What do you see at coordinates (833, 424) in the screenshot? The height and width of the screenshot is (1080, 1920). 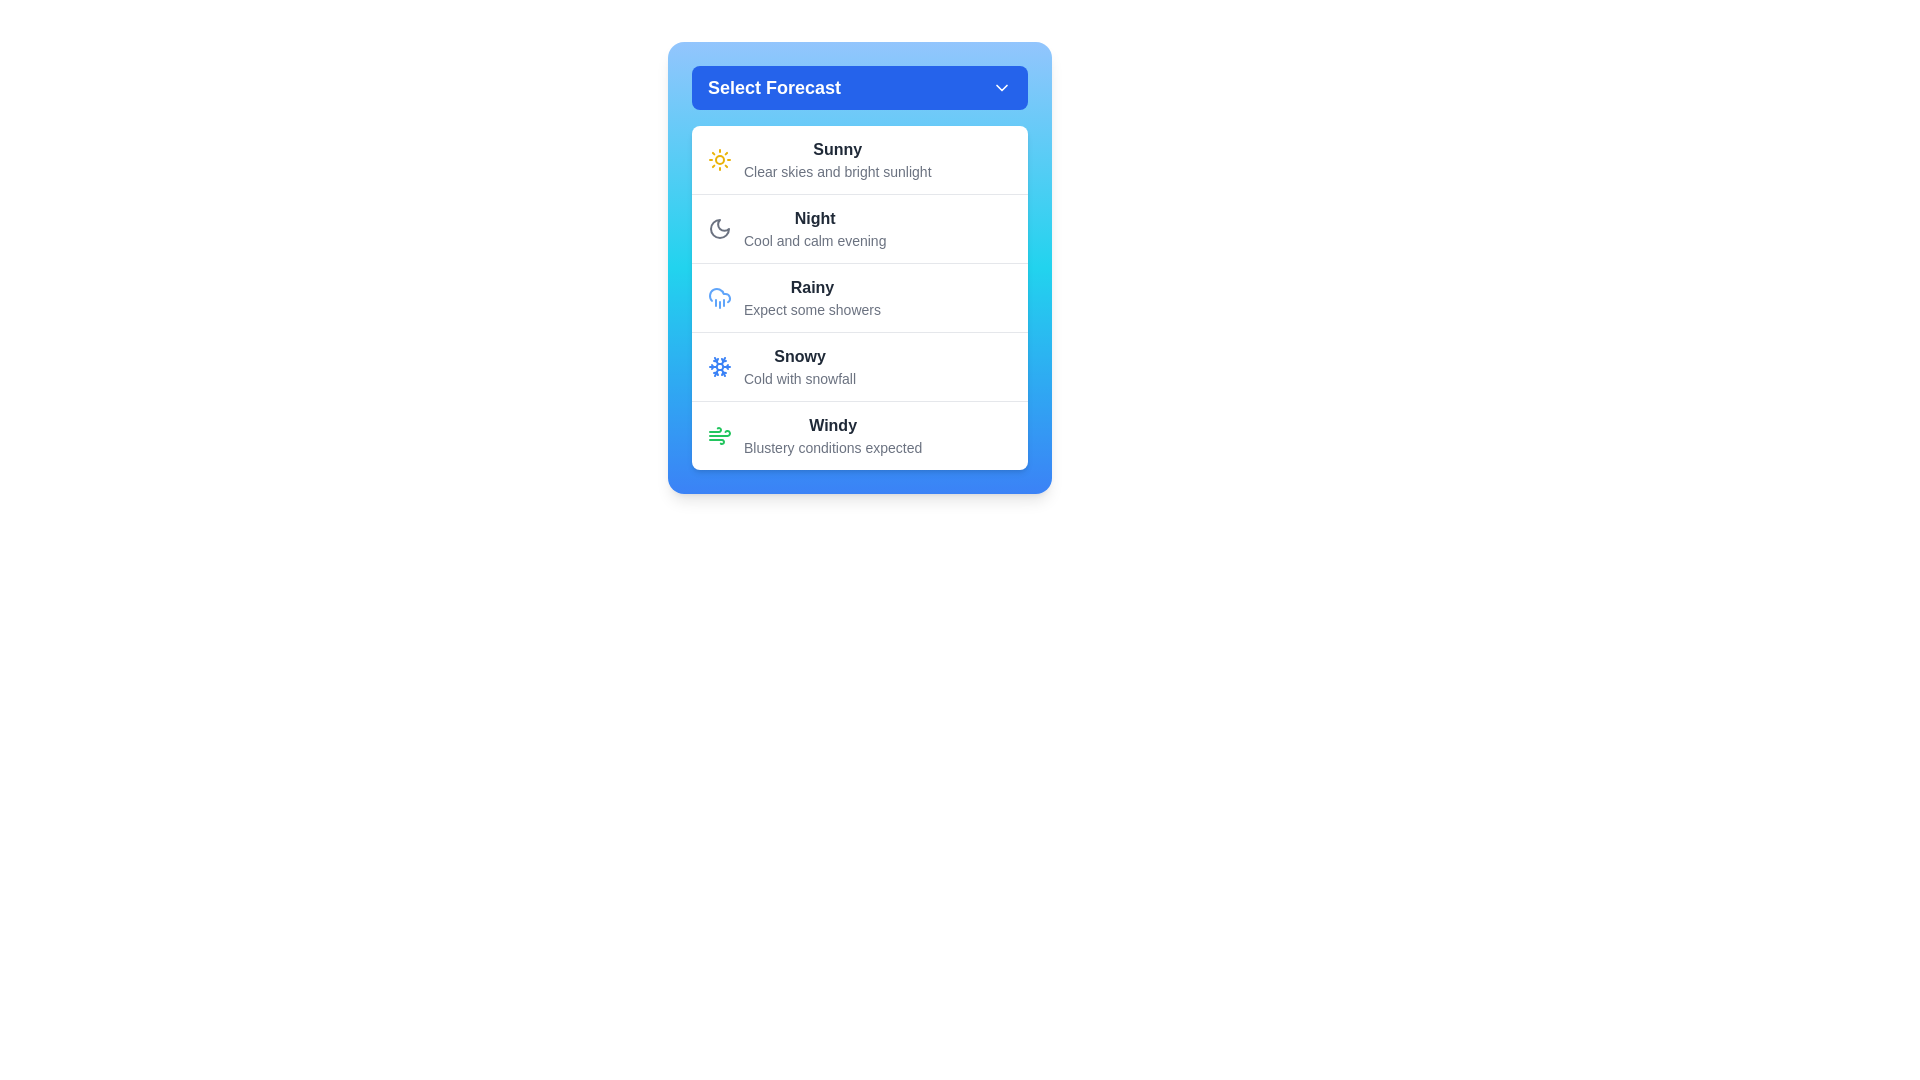 I see `bold text label displaying 'Windy', which is positioned at the top of the weather forecast item in the vertical list of forecasts` at bounding box center [833, 424].